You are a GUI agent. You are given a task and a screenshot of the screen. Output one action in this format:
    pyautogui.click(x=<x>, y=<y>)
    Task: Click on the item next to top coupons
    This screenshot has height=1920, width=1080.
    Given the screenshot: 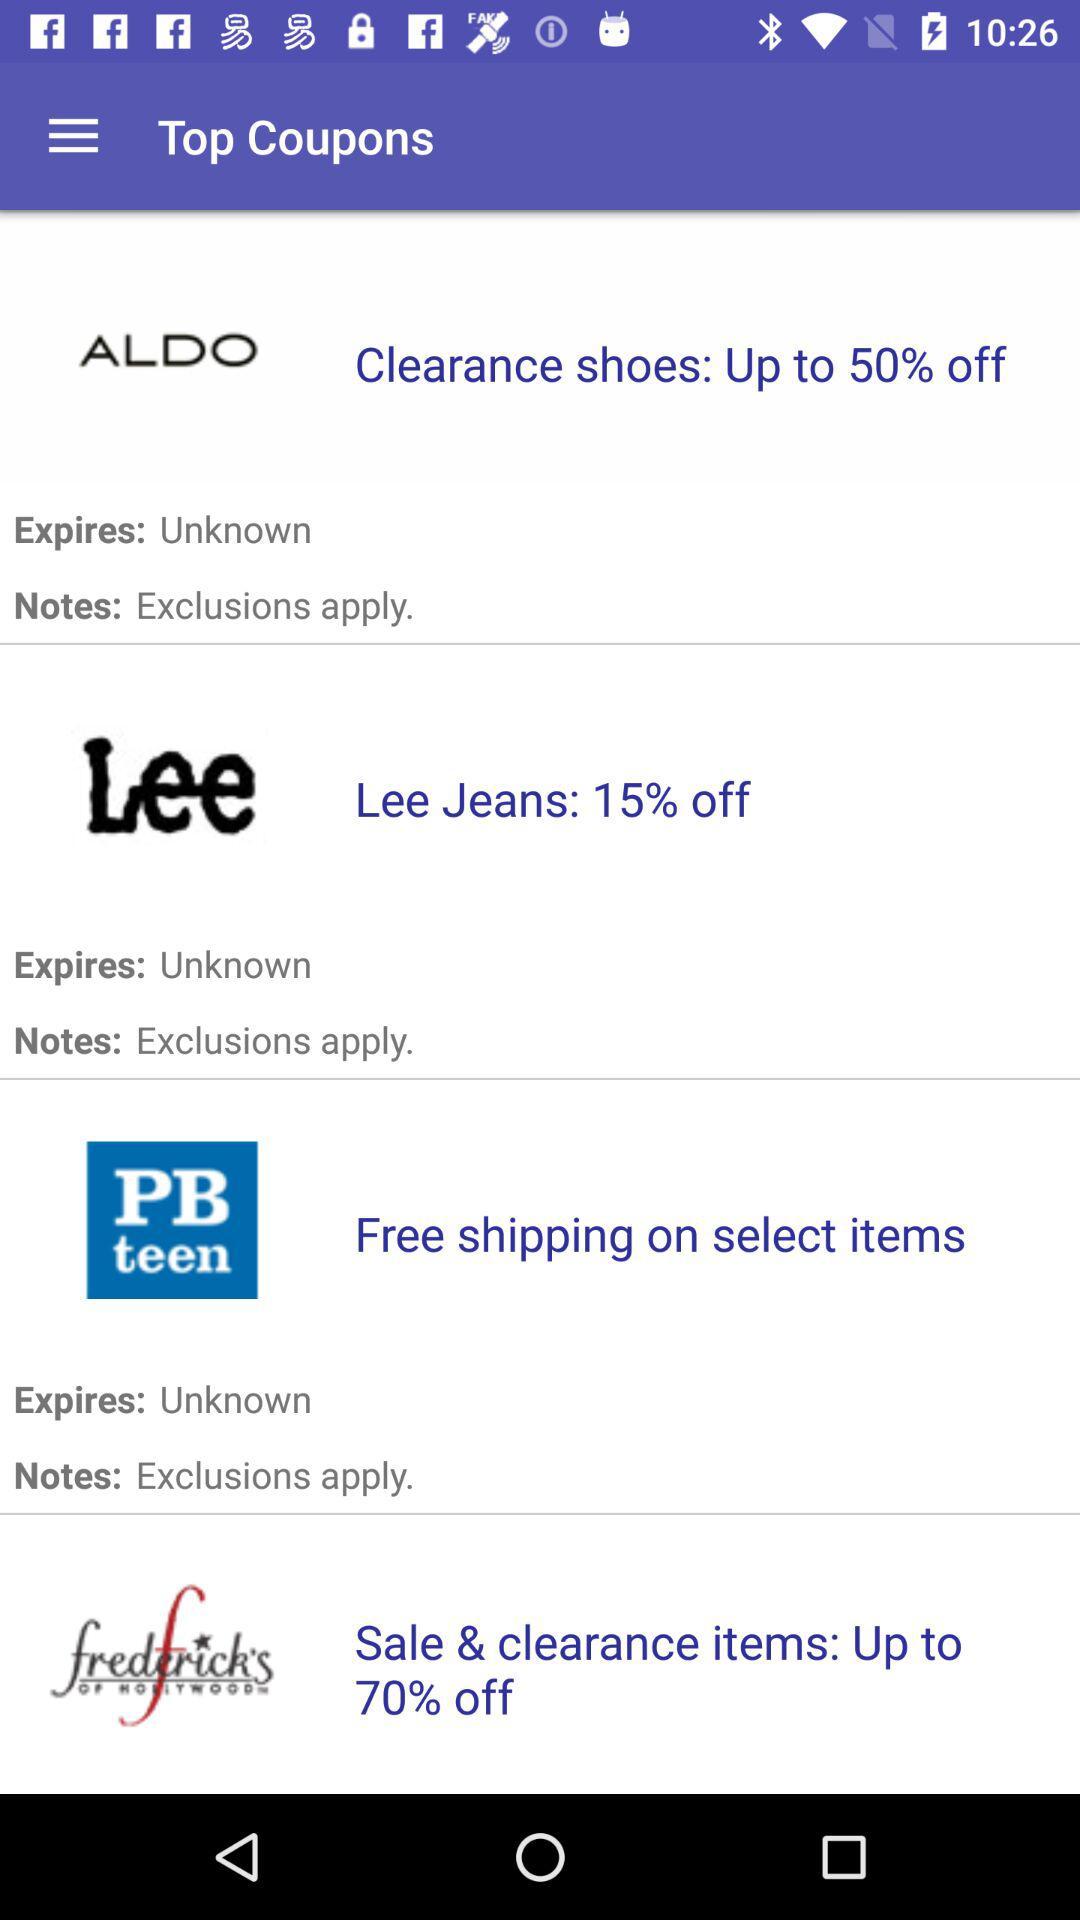 What is the action you would take?
    pyautogui.click(x=72, y=135)
    